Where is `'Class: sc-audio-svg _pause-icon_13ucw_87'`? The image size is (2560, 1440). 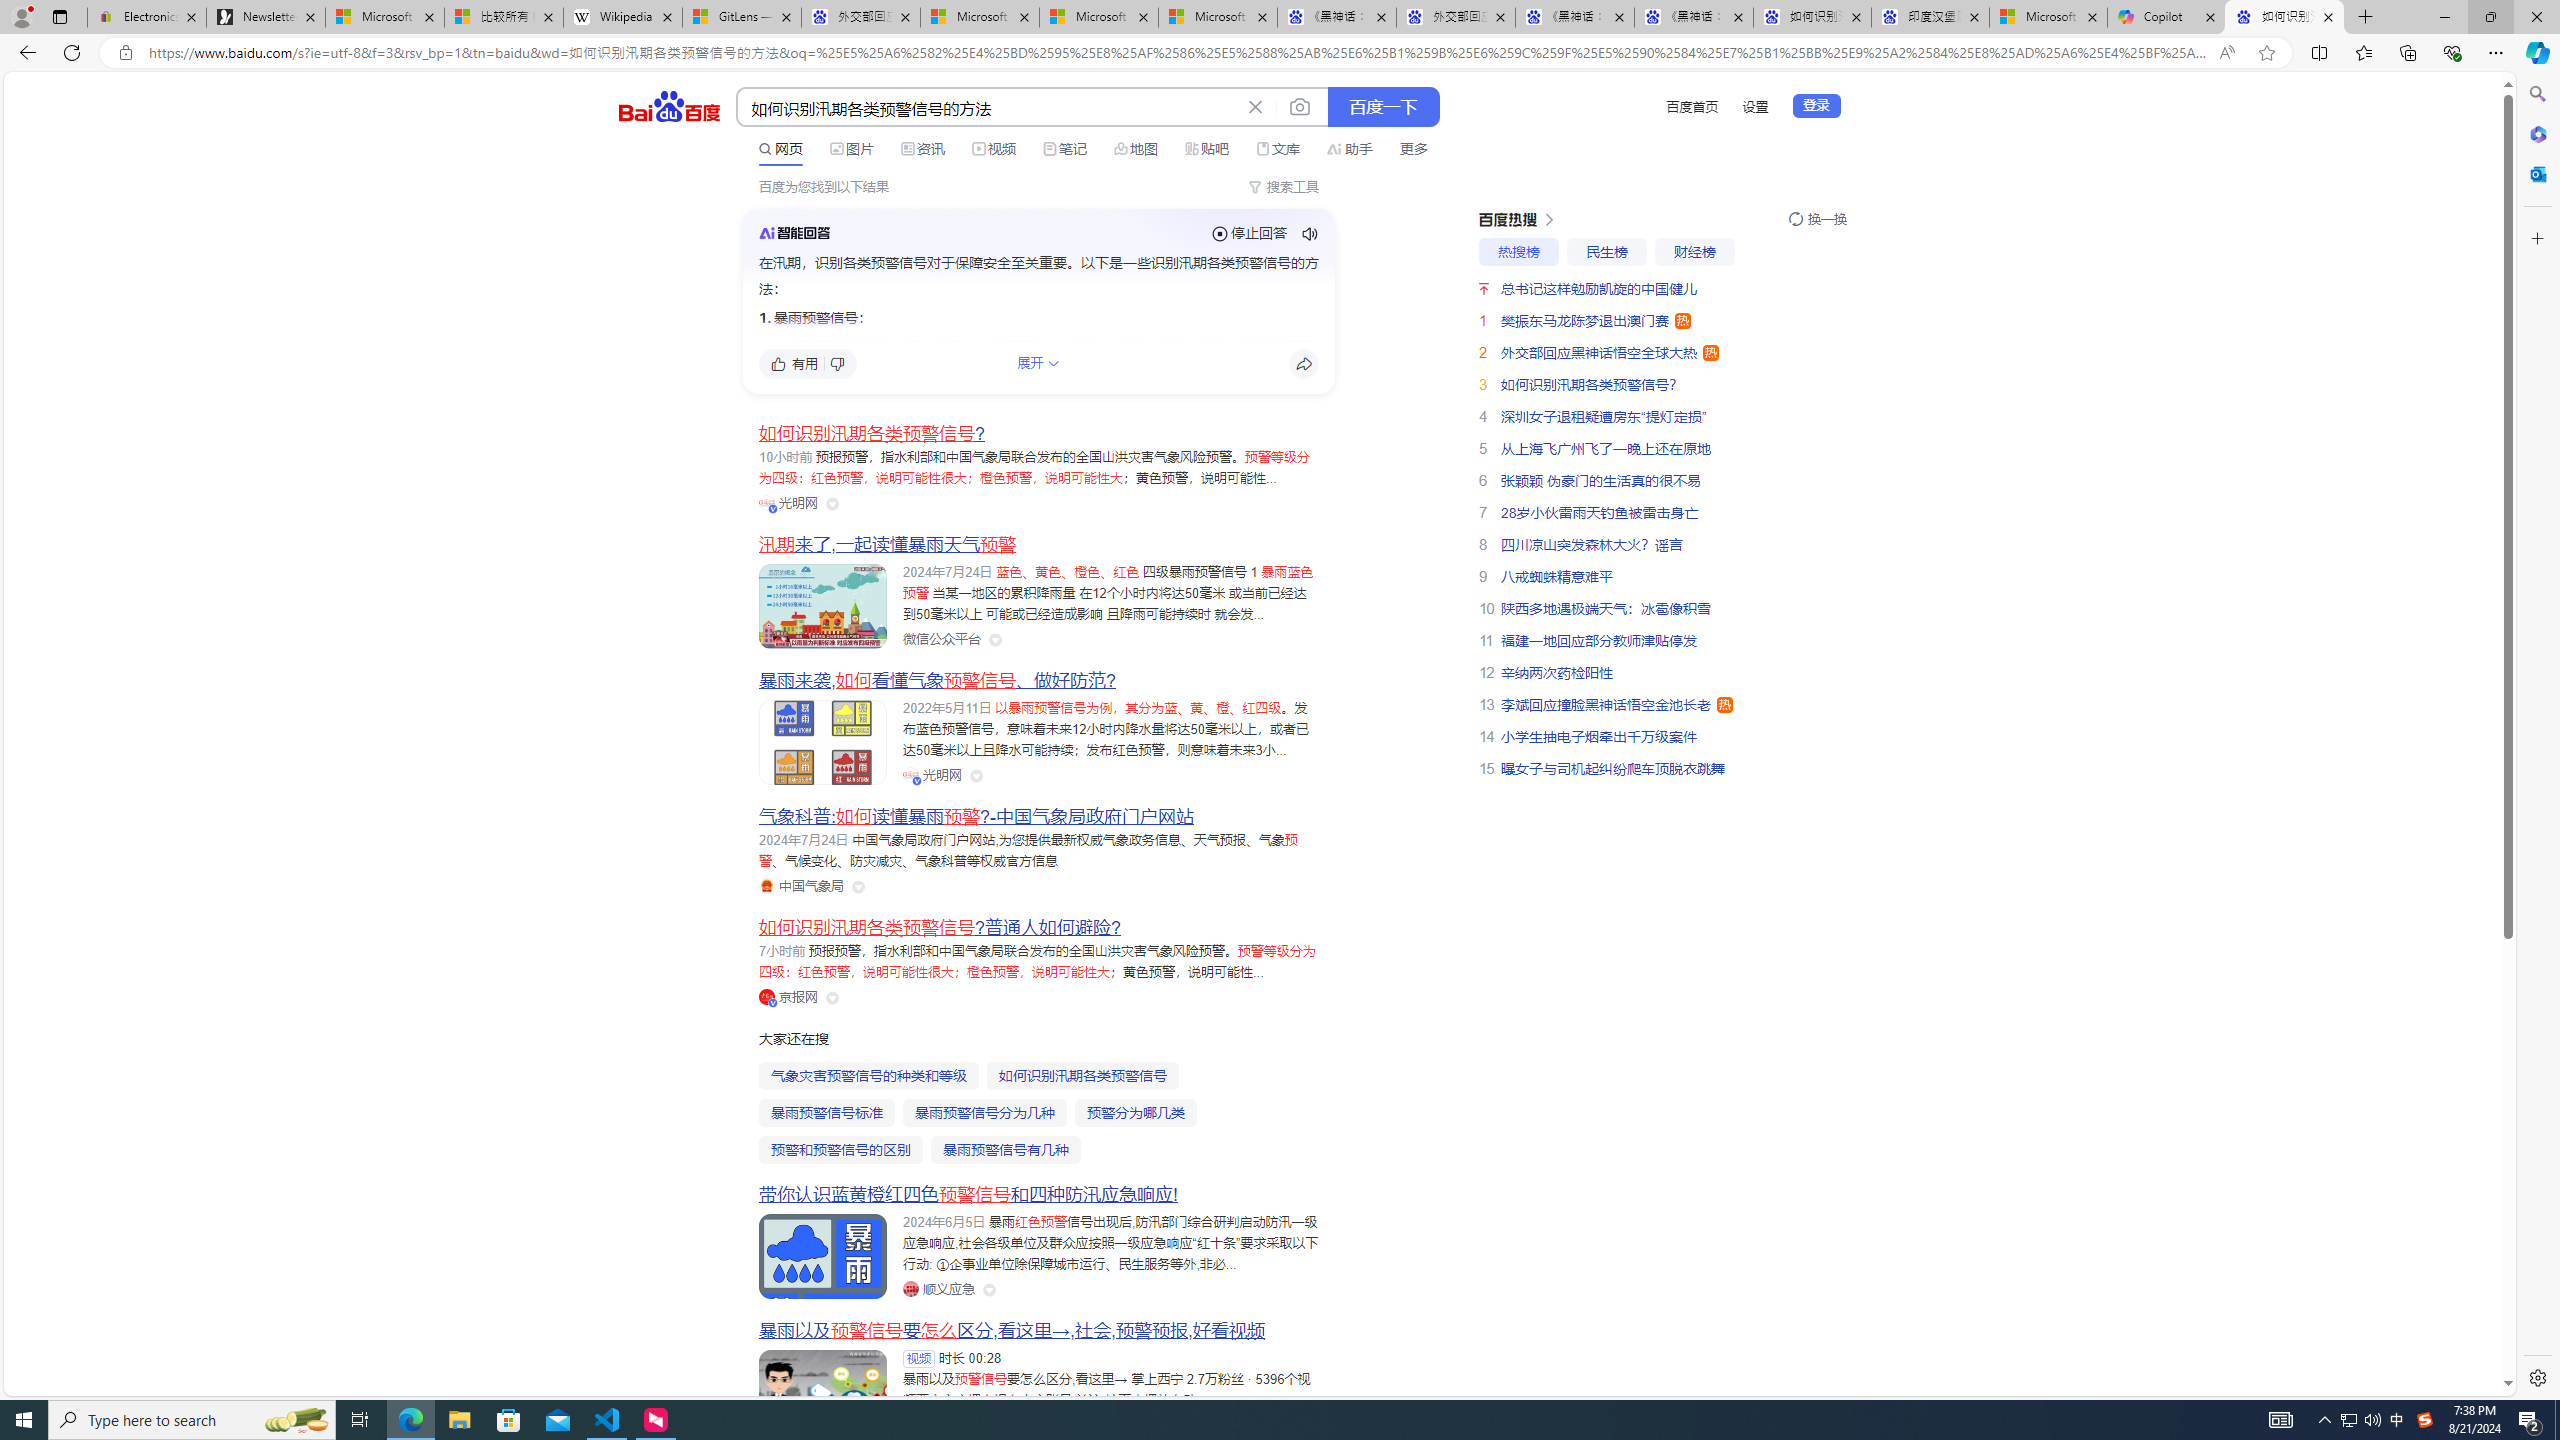 'Class: sc-audio-svg _pause-icon_13ucw_87' is located at coordinates (1309, 233).